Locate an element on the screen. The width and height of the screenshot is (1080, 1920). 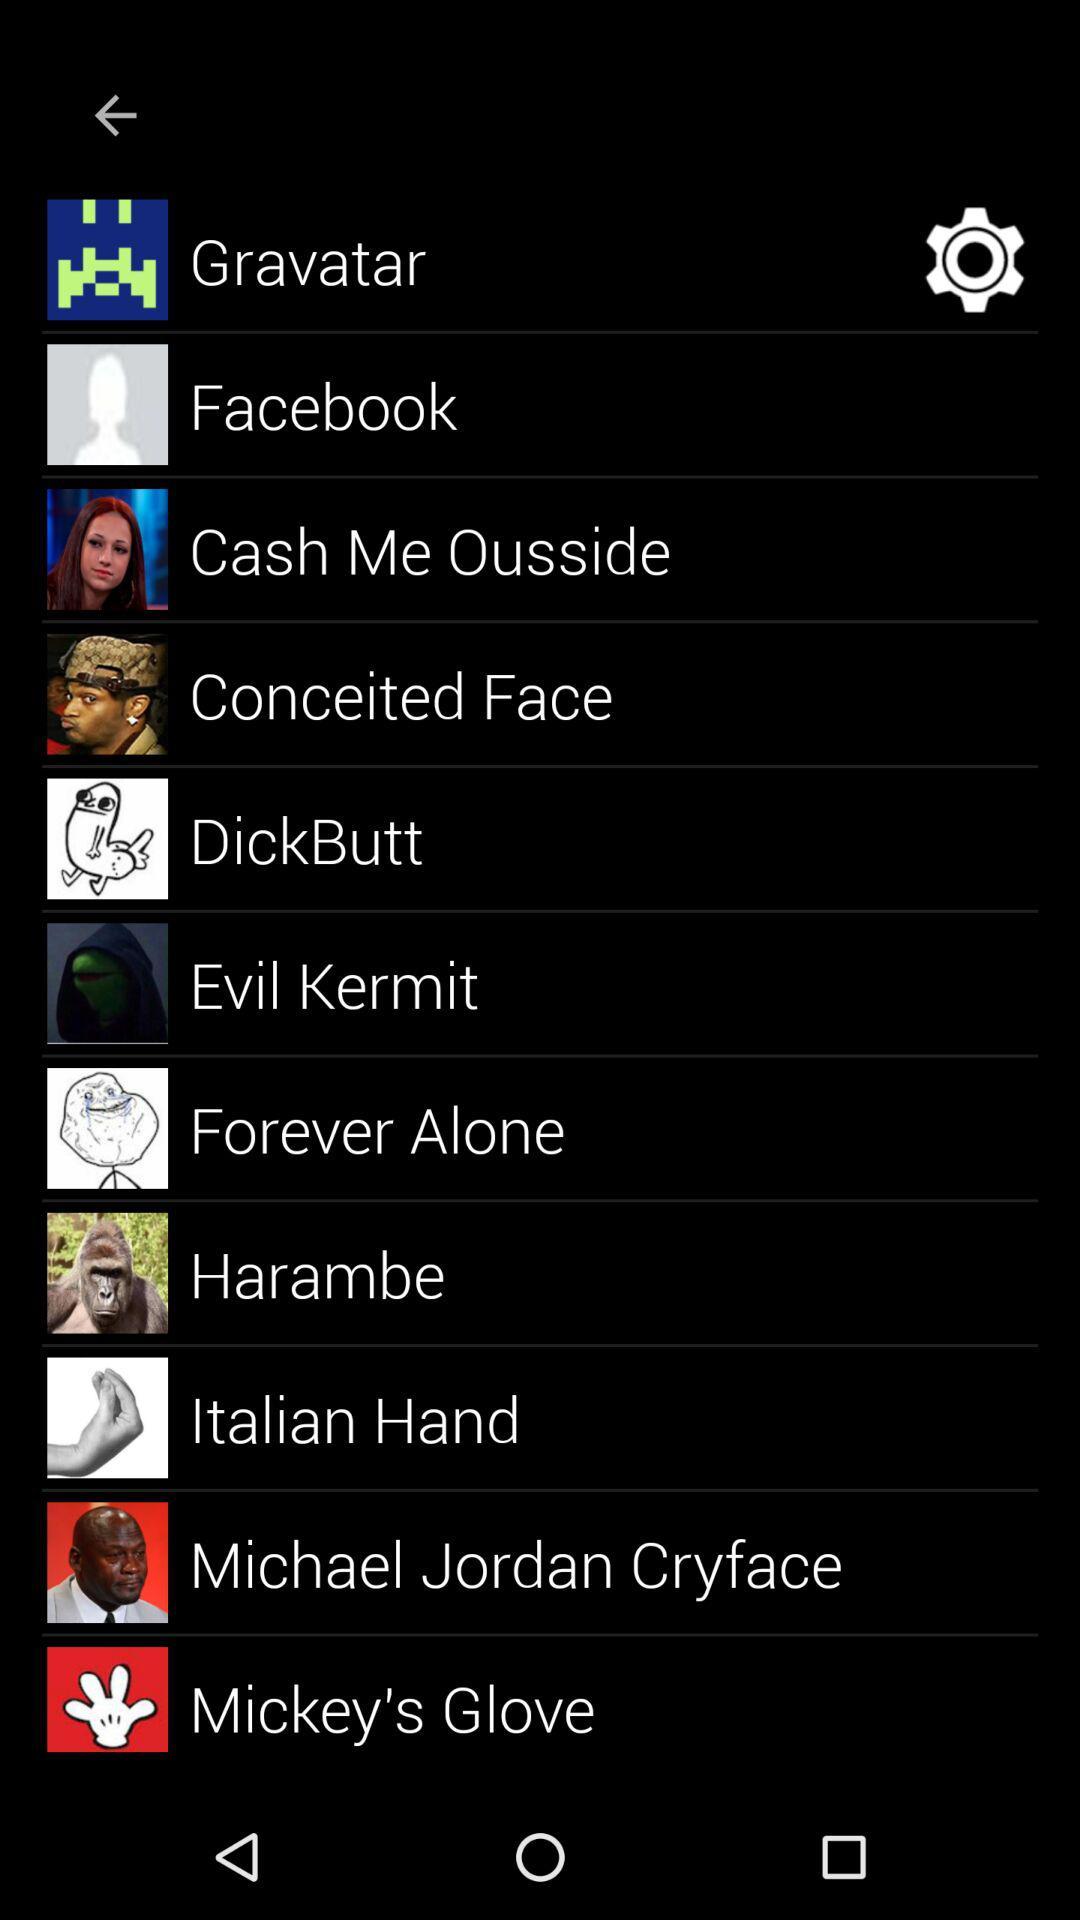
the evil kermit is located at coordinates (356, 983).